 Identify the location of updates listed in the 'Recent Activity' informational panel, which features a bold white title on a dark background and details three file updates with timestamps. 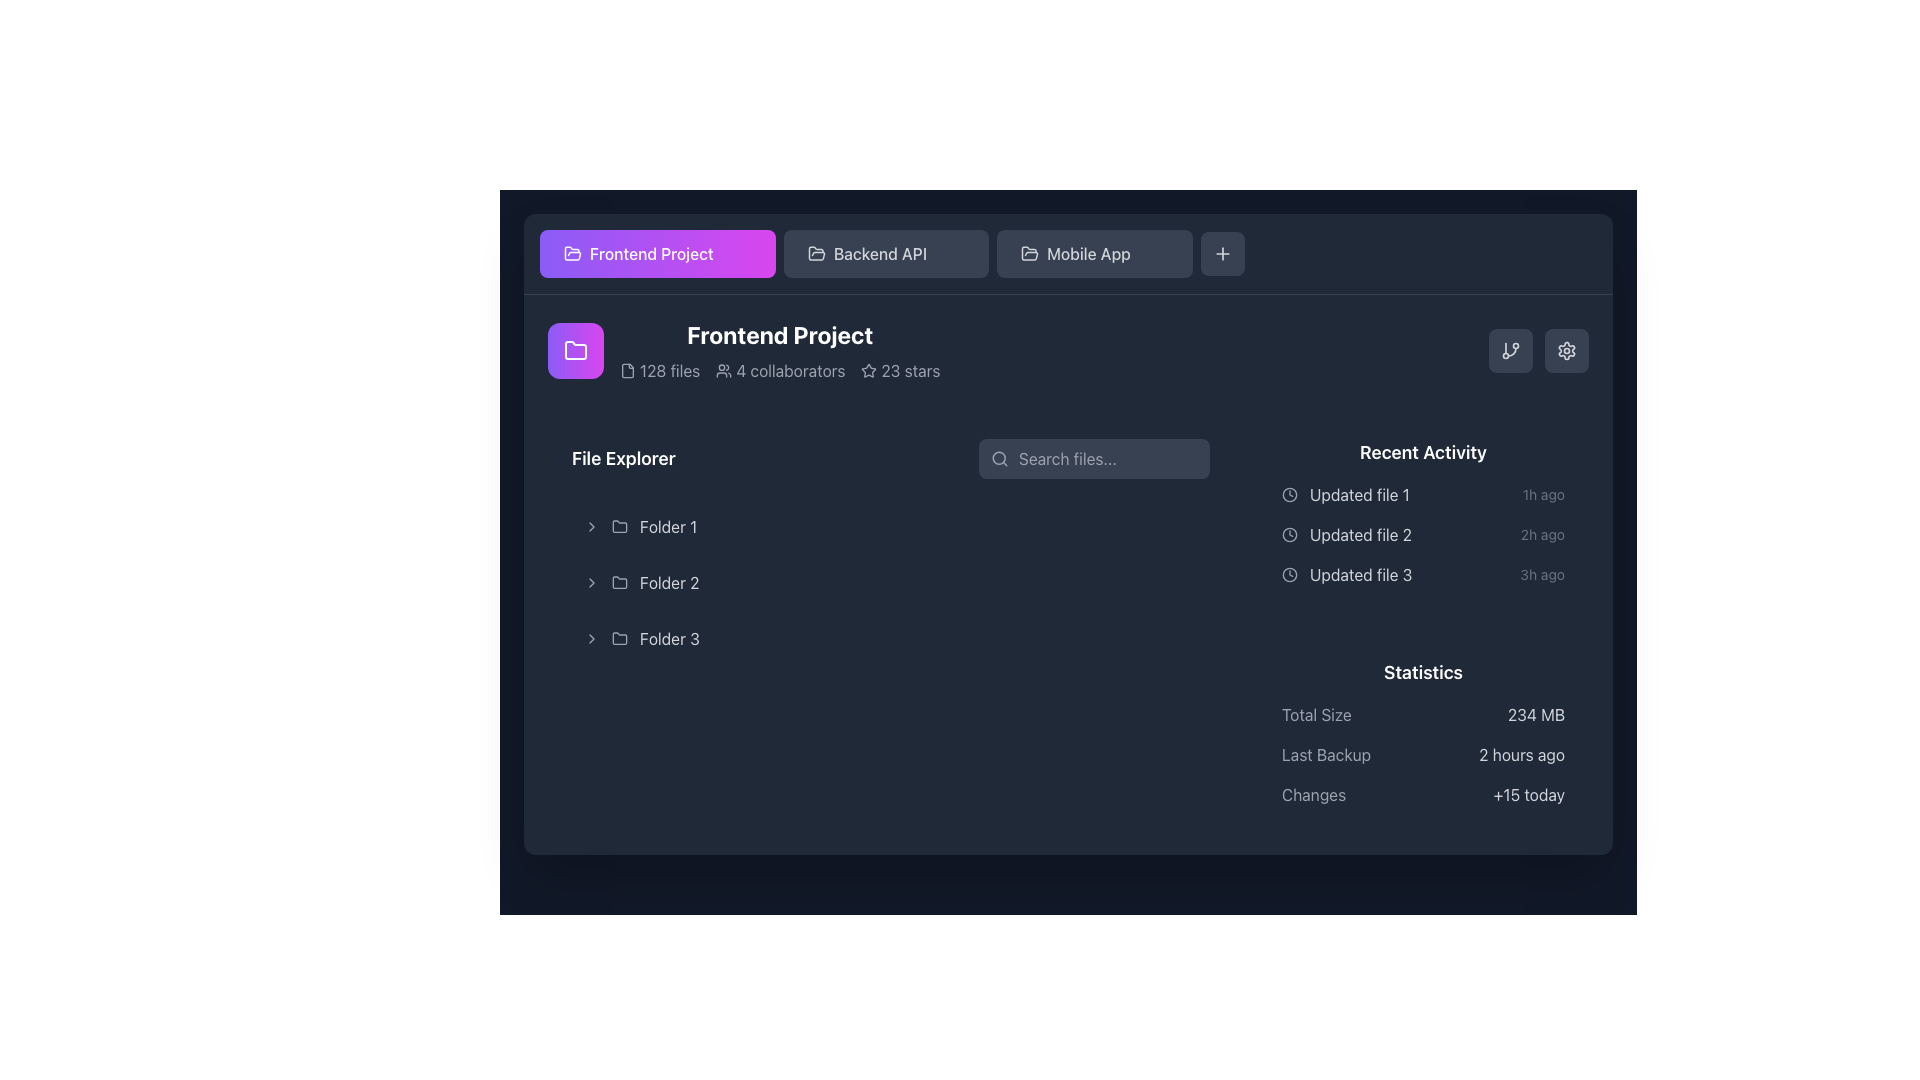
(1422, 512).